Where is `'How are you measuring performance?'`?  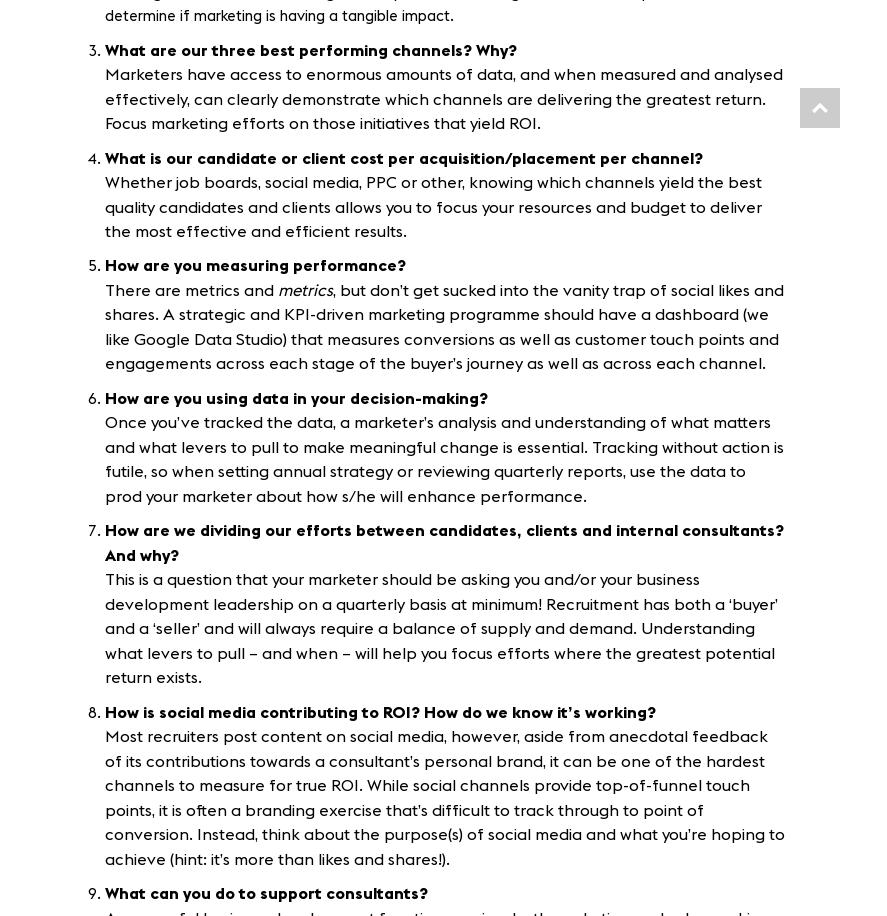
'How are you measuring performance?' is located at coordinates (256, 266).